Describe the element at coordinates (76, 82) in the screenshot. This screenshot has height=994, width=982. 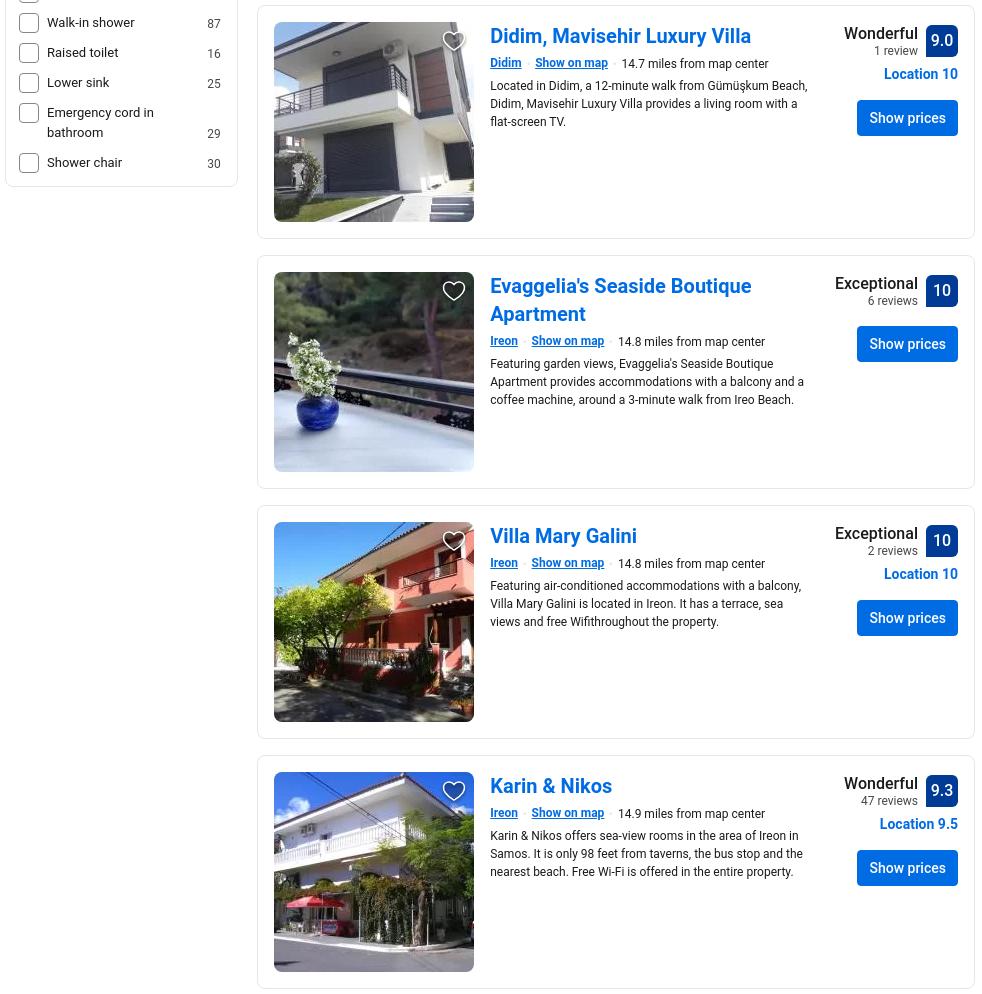
I see `'Lower sink'` at that location.